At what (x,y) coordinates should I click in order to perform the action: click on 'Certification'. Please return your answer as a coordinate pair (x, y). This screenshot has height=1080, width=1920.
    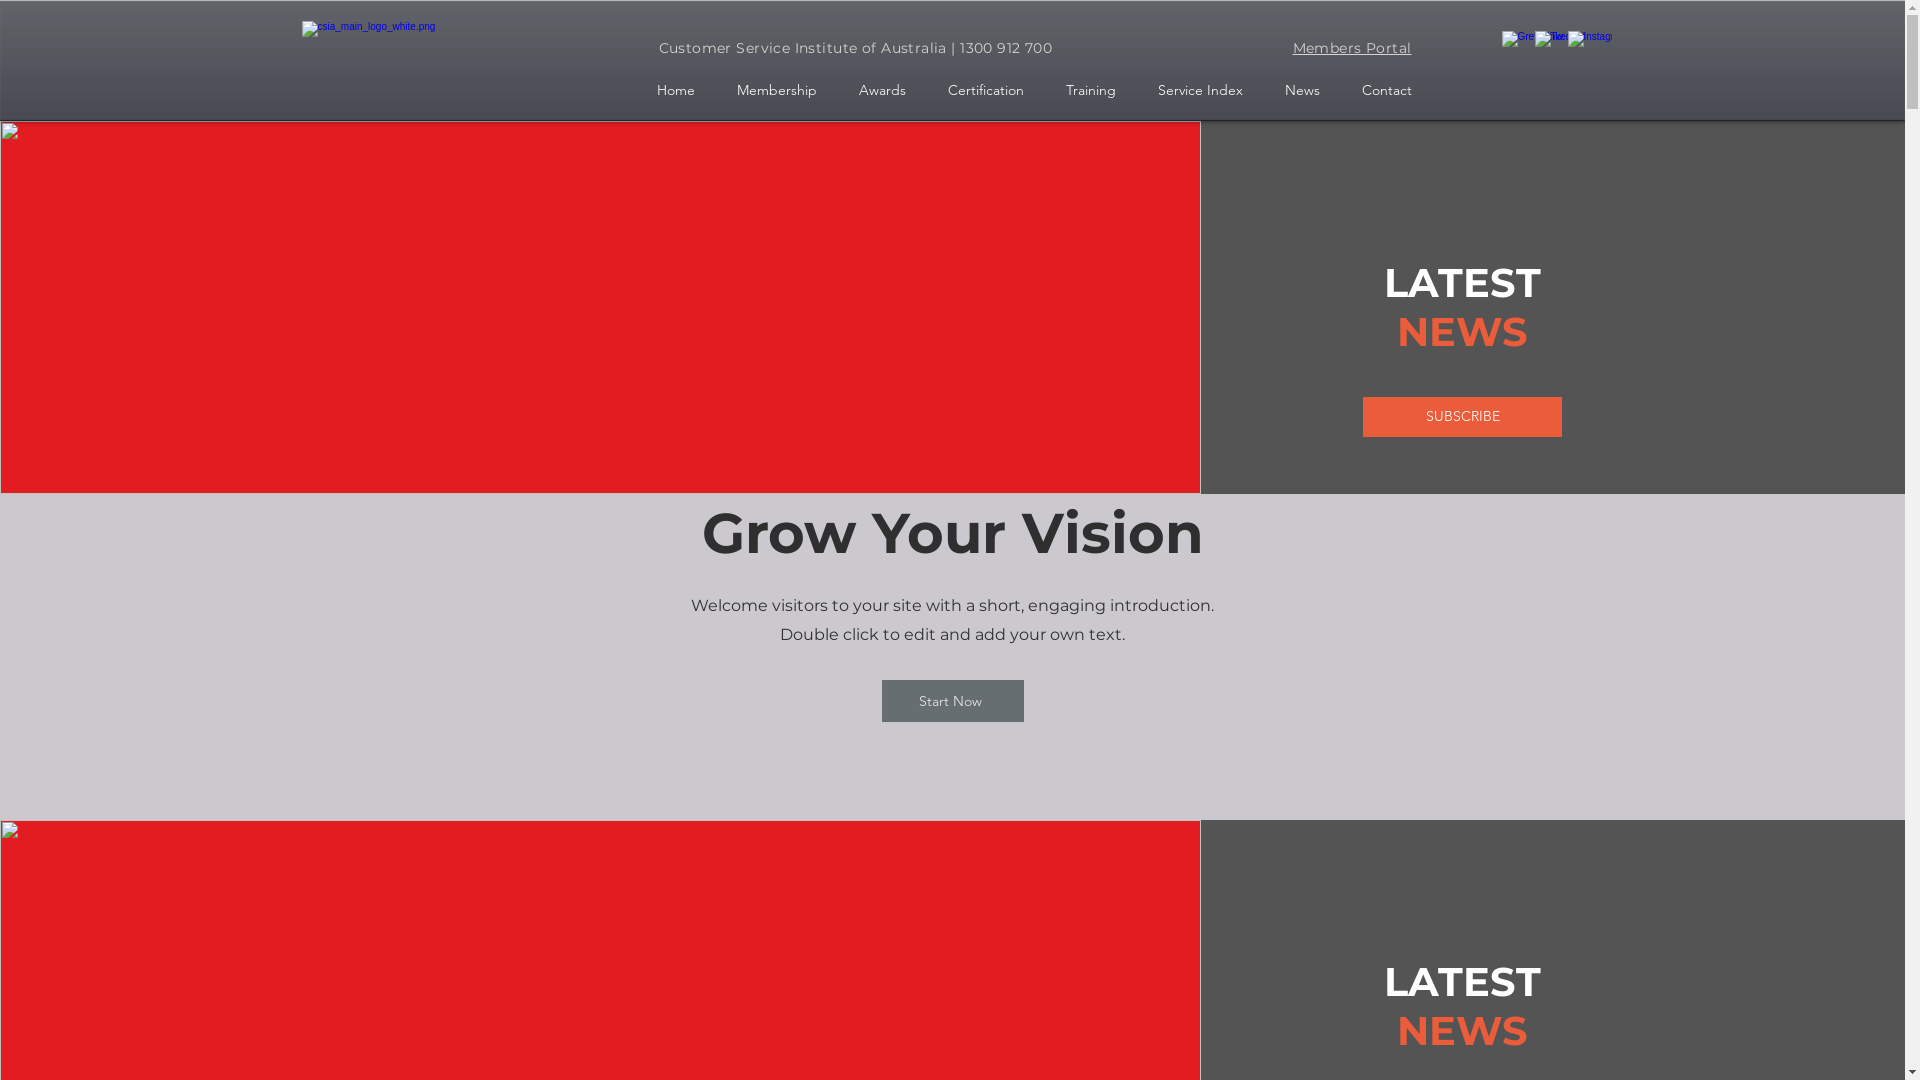
    Looking at the image, I should click on (984, 90).